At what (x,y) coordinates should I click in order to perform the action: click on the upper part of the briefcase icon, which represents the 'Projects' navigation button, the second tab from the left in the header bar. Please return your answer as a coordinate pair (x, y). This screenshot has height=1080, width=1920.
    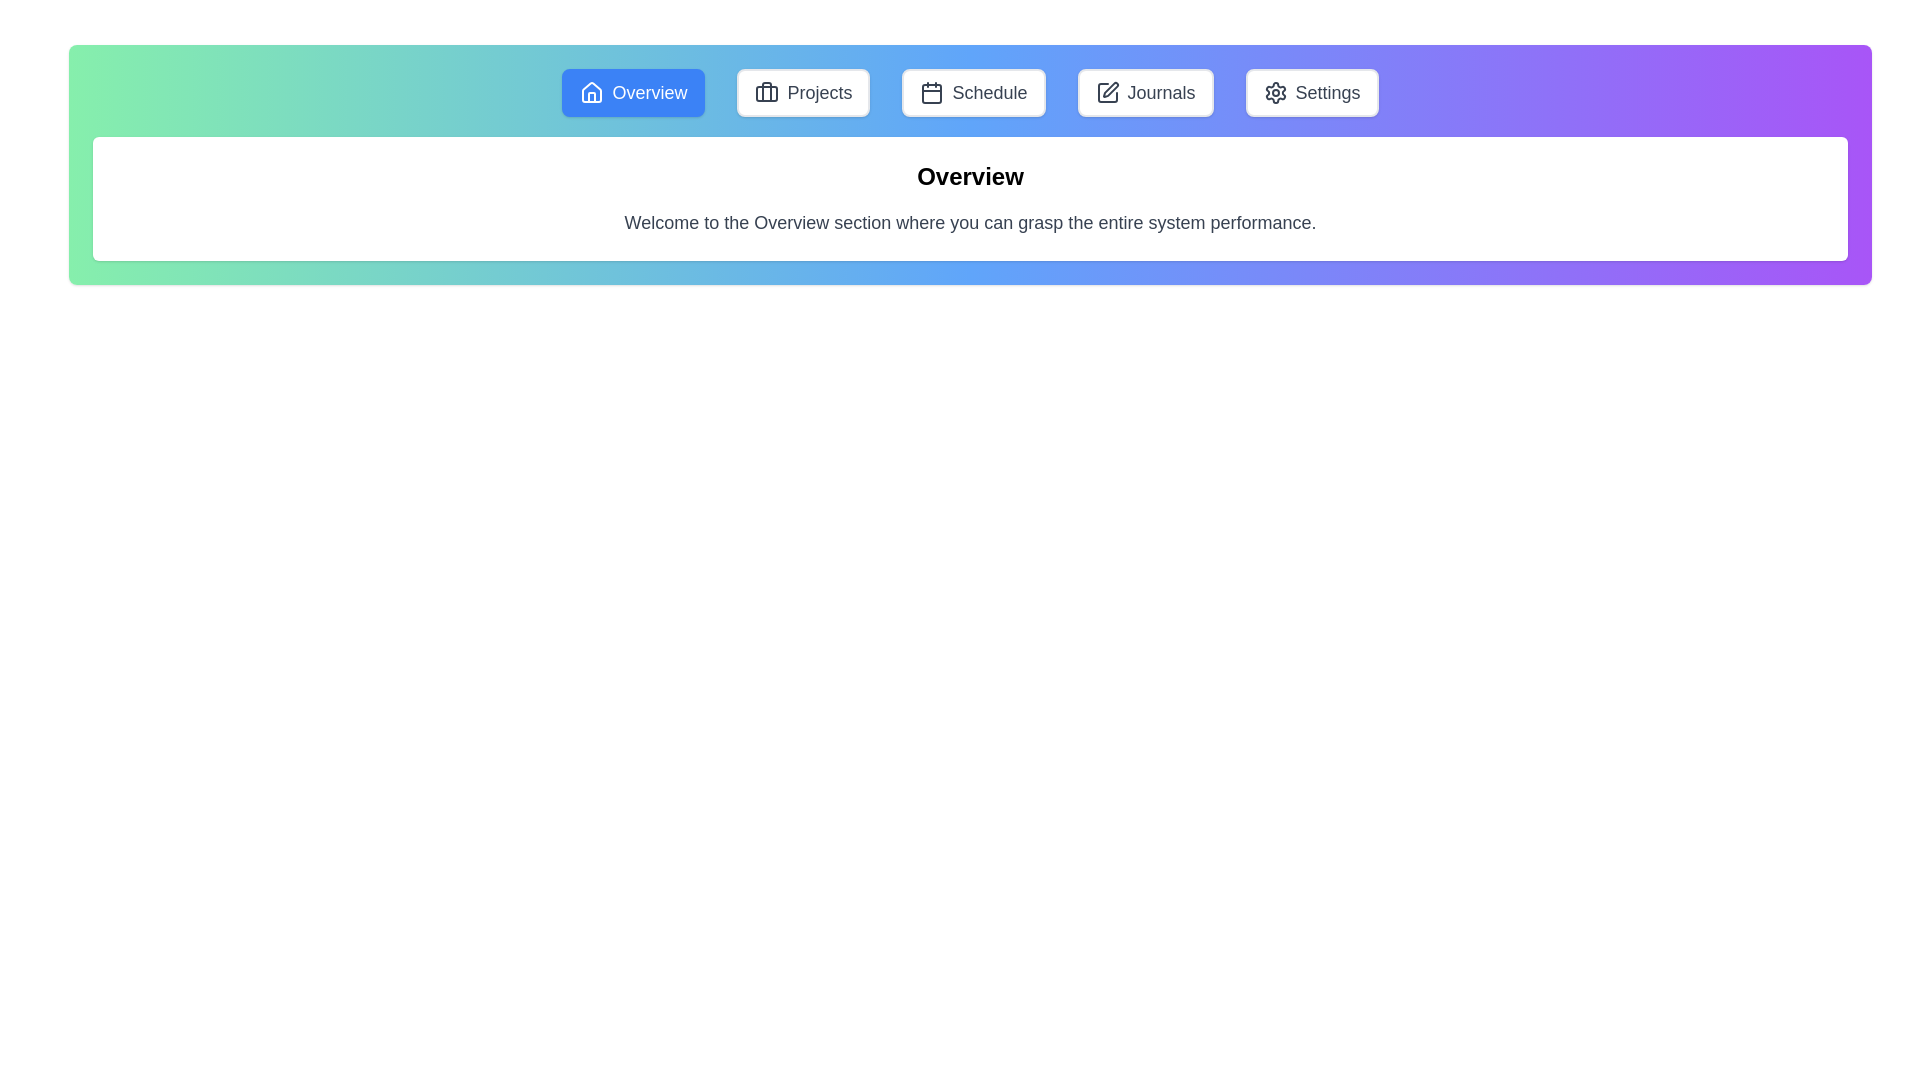
    Looking at the image, I should click on (766, 92).